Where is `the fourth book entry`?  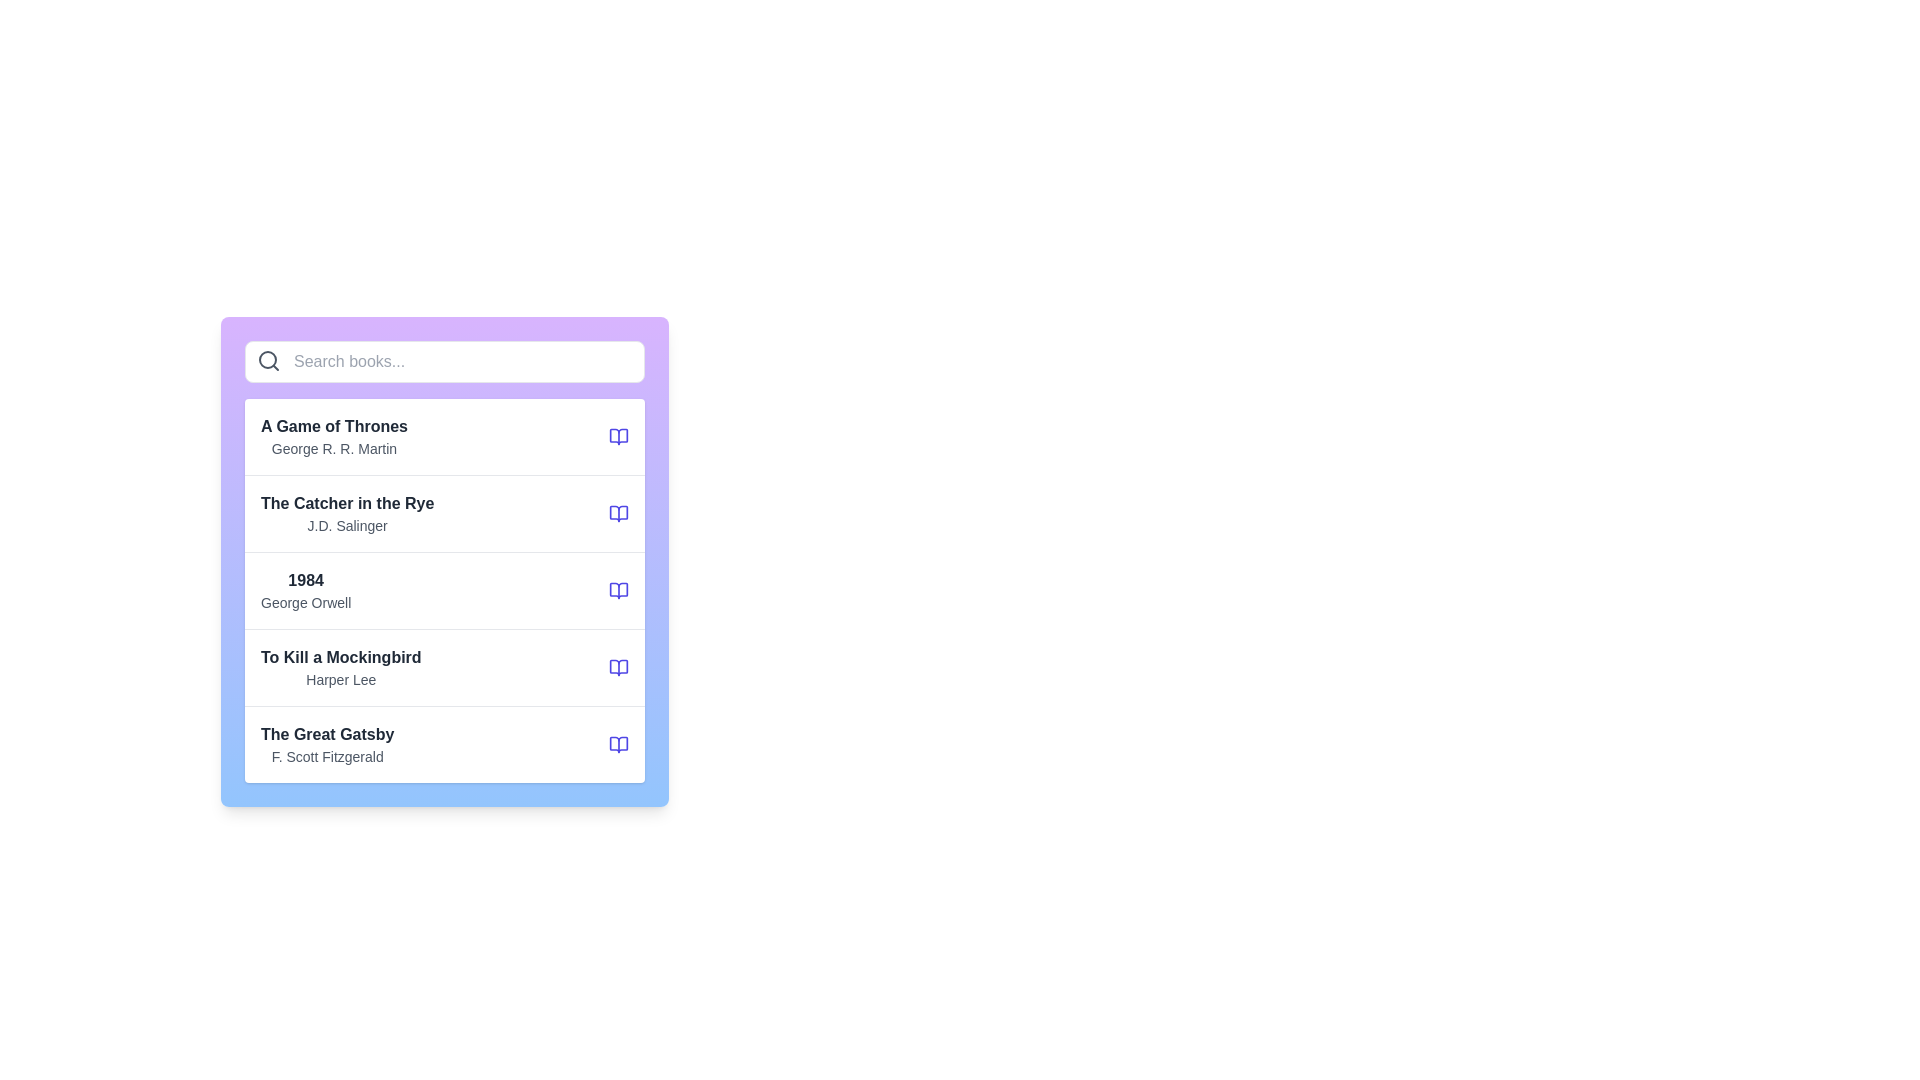 the fourth book entry is located at coordinates (341, 667).